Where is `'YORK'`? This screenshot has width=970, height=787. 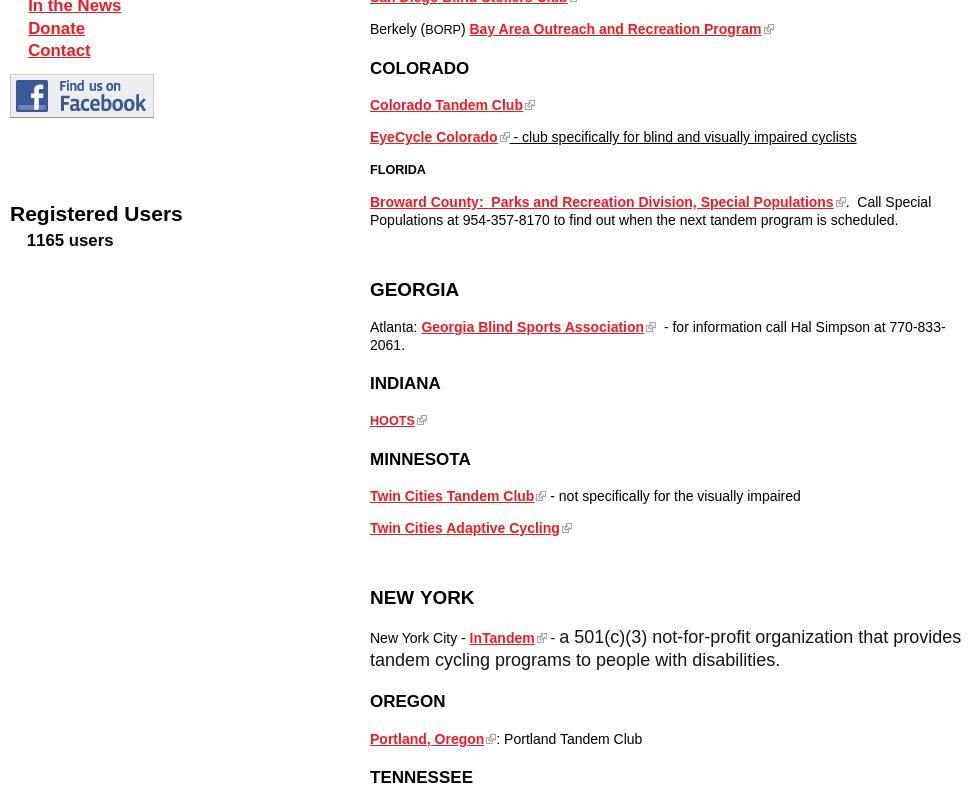
'YORK' is located at coordinates (445, 596).